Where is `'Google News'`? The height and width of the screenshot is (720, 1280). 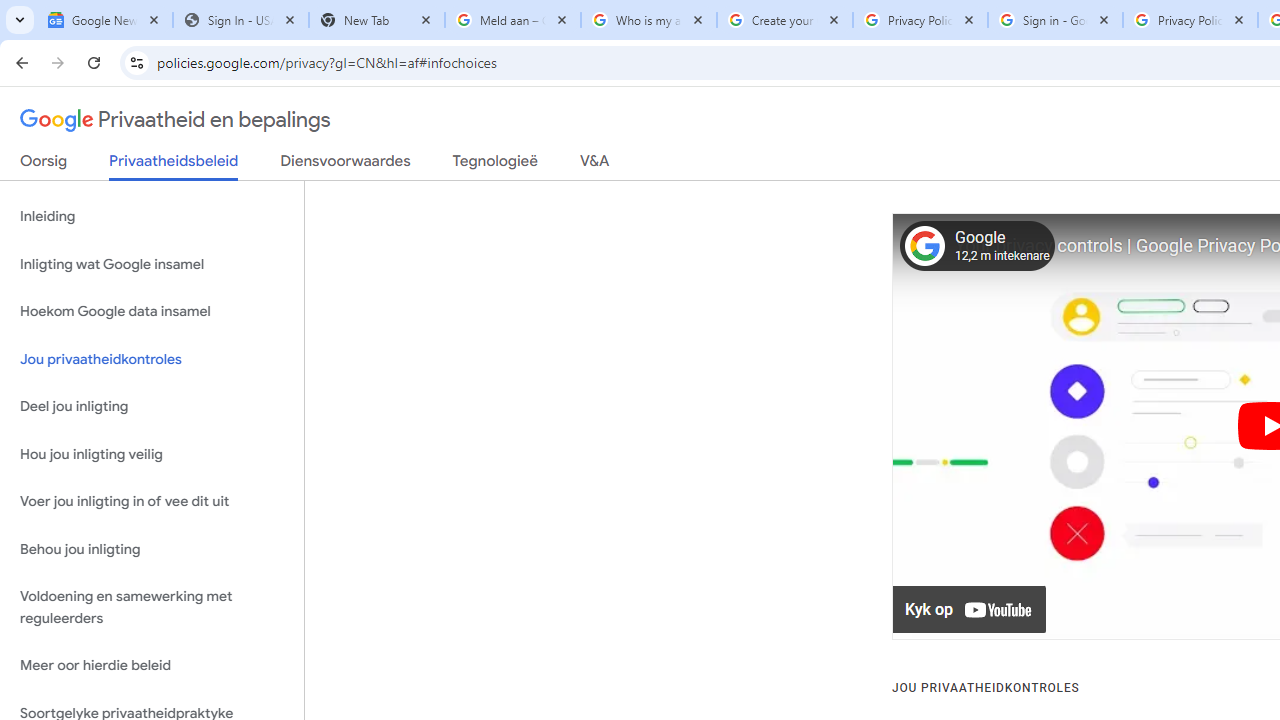
'Google News' is located at coordinates (103, 20).